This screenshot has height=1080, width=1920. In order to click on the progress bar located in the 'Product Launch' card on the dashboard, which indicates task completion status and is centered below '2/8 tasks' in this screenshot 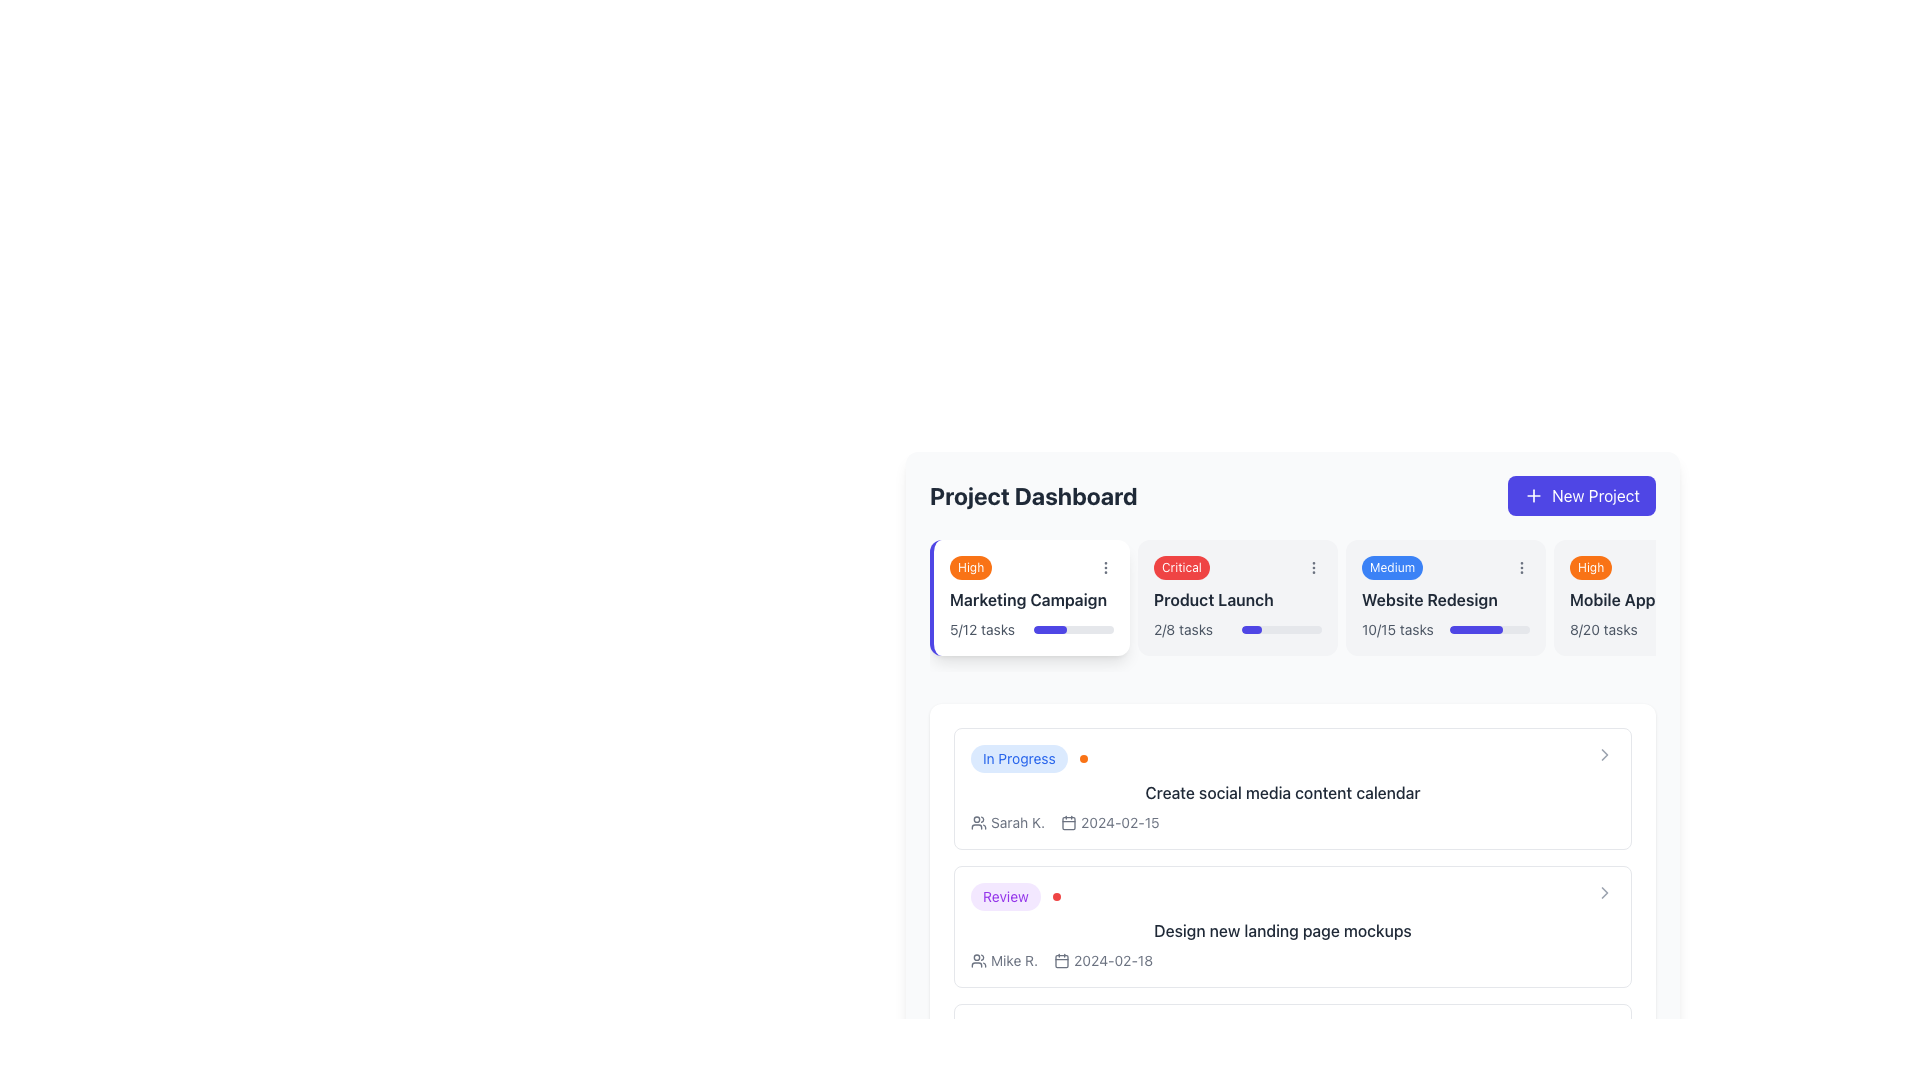, I will do `click(1281, 628)`.